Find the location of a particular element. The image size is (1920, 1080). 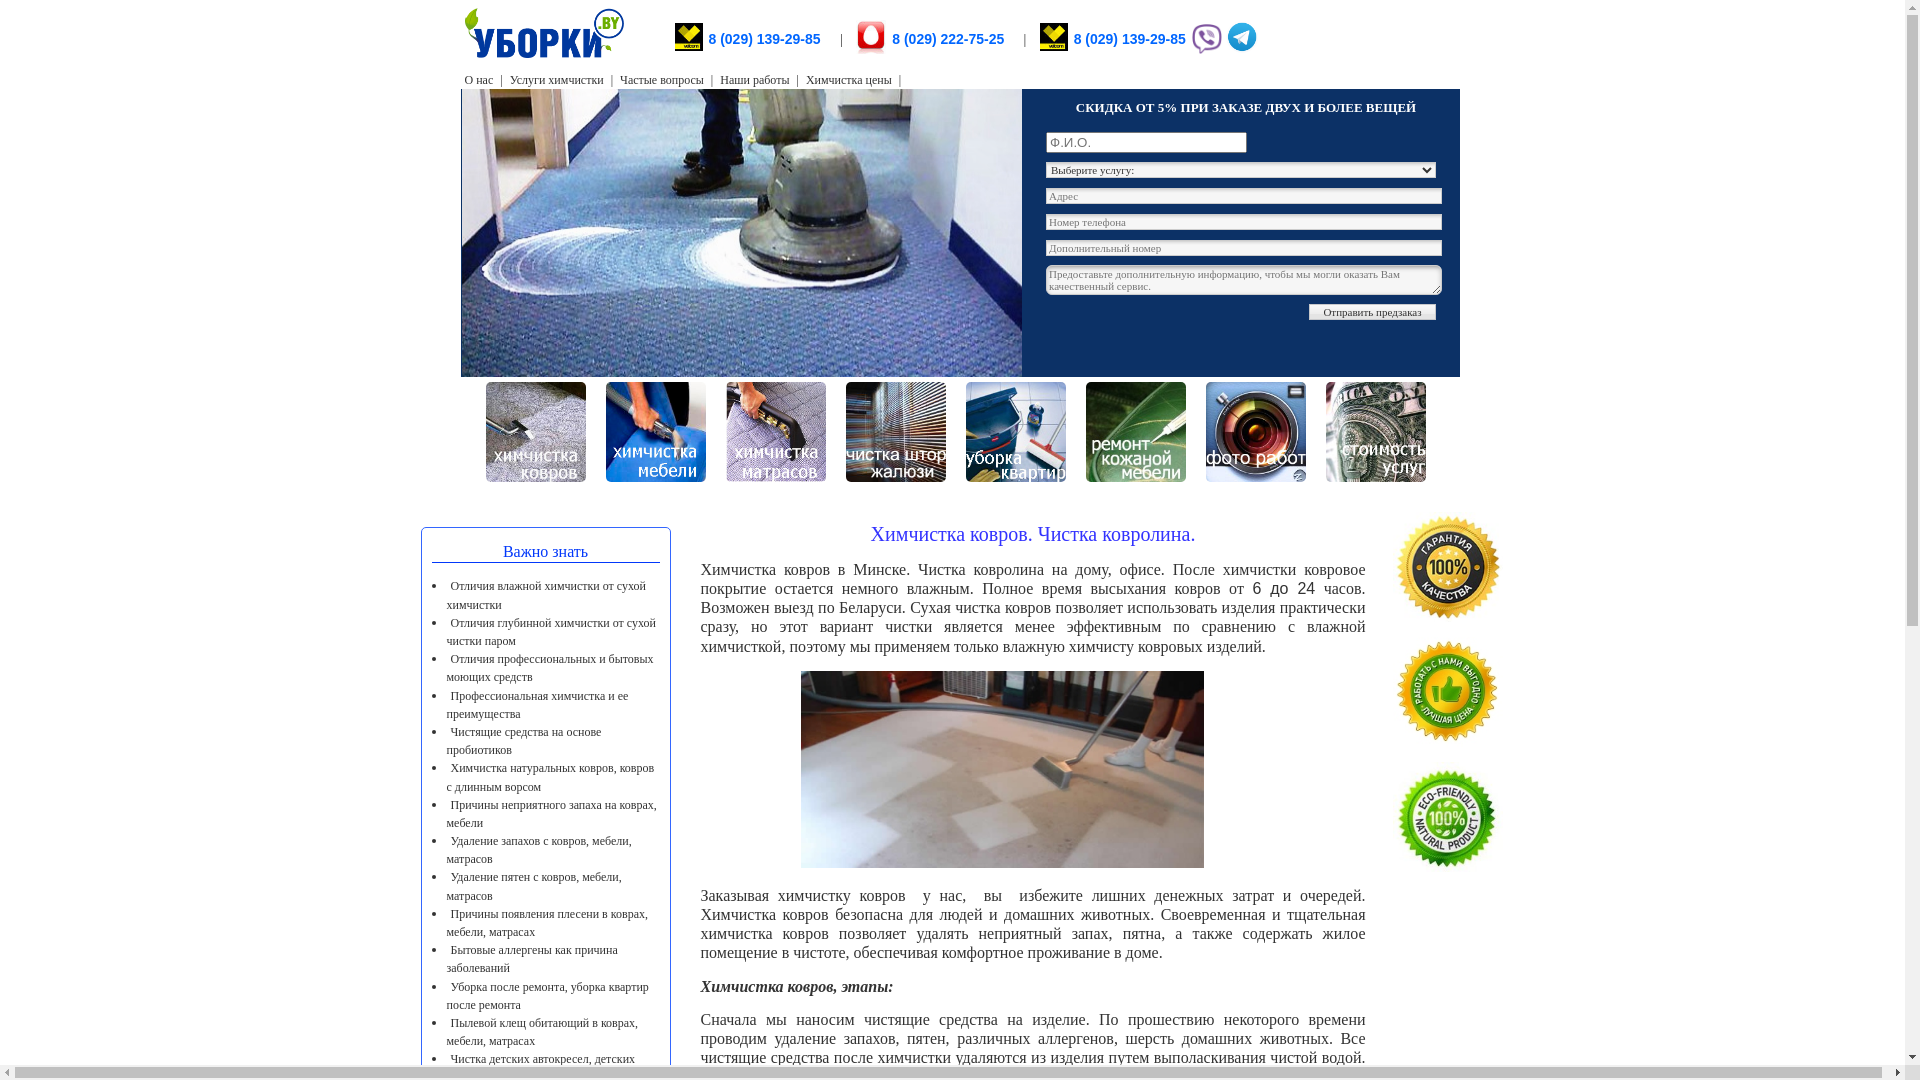

'8 (029) 139-29-85' is located at coordinates (765, 39).